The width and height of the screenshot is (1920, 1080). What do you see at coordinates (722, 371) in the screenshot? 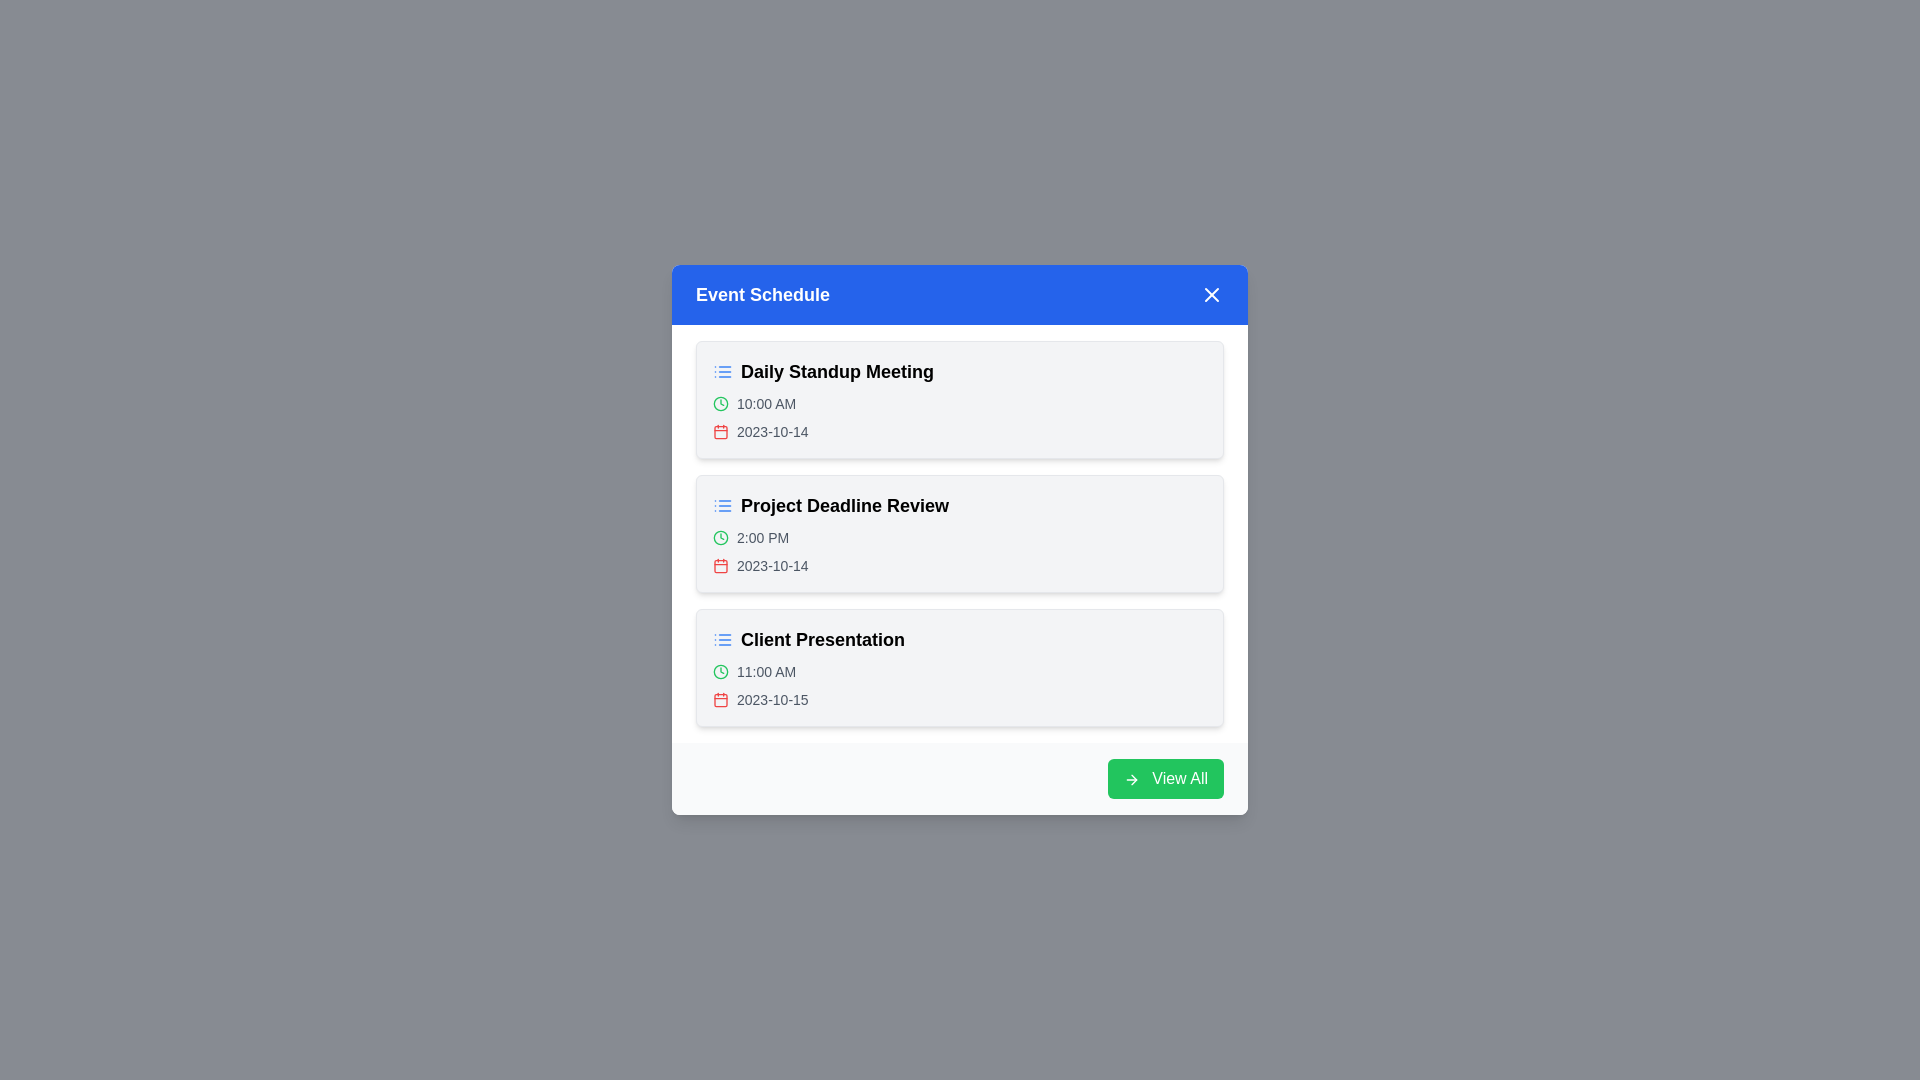
I see `the blue horizontally aligned list icon located to the left of the text 'Daily Standup Meeting'` at bounding box center [722, 371].